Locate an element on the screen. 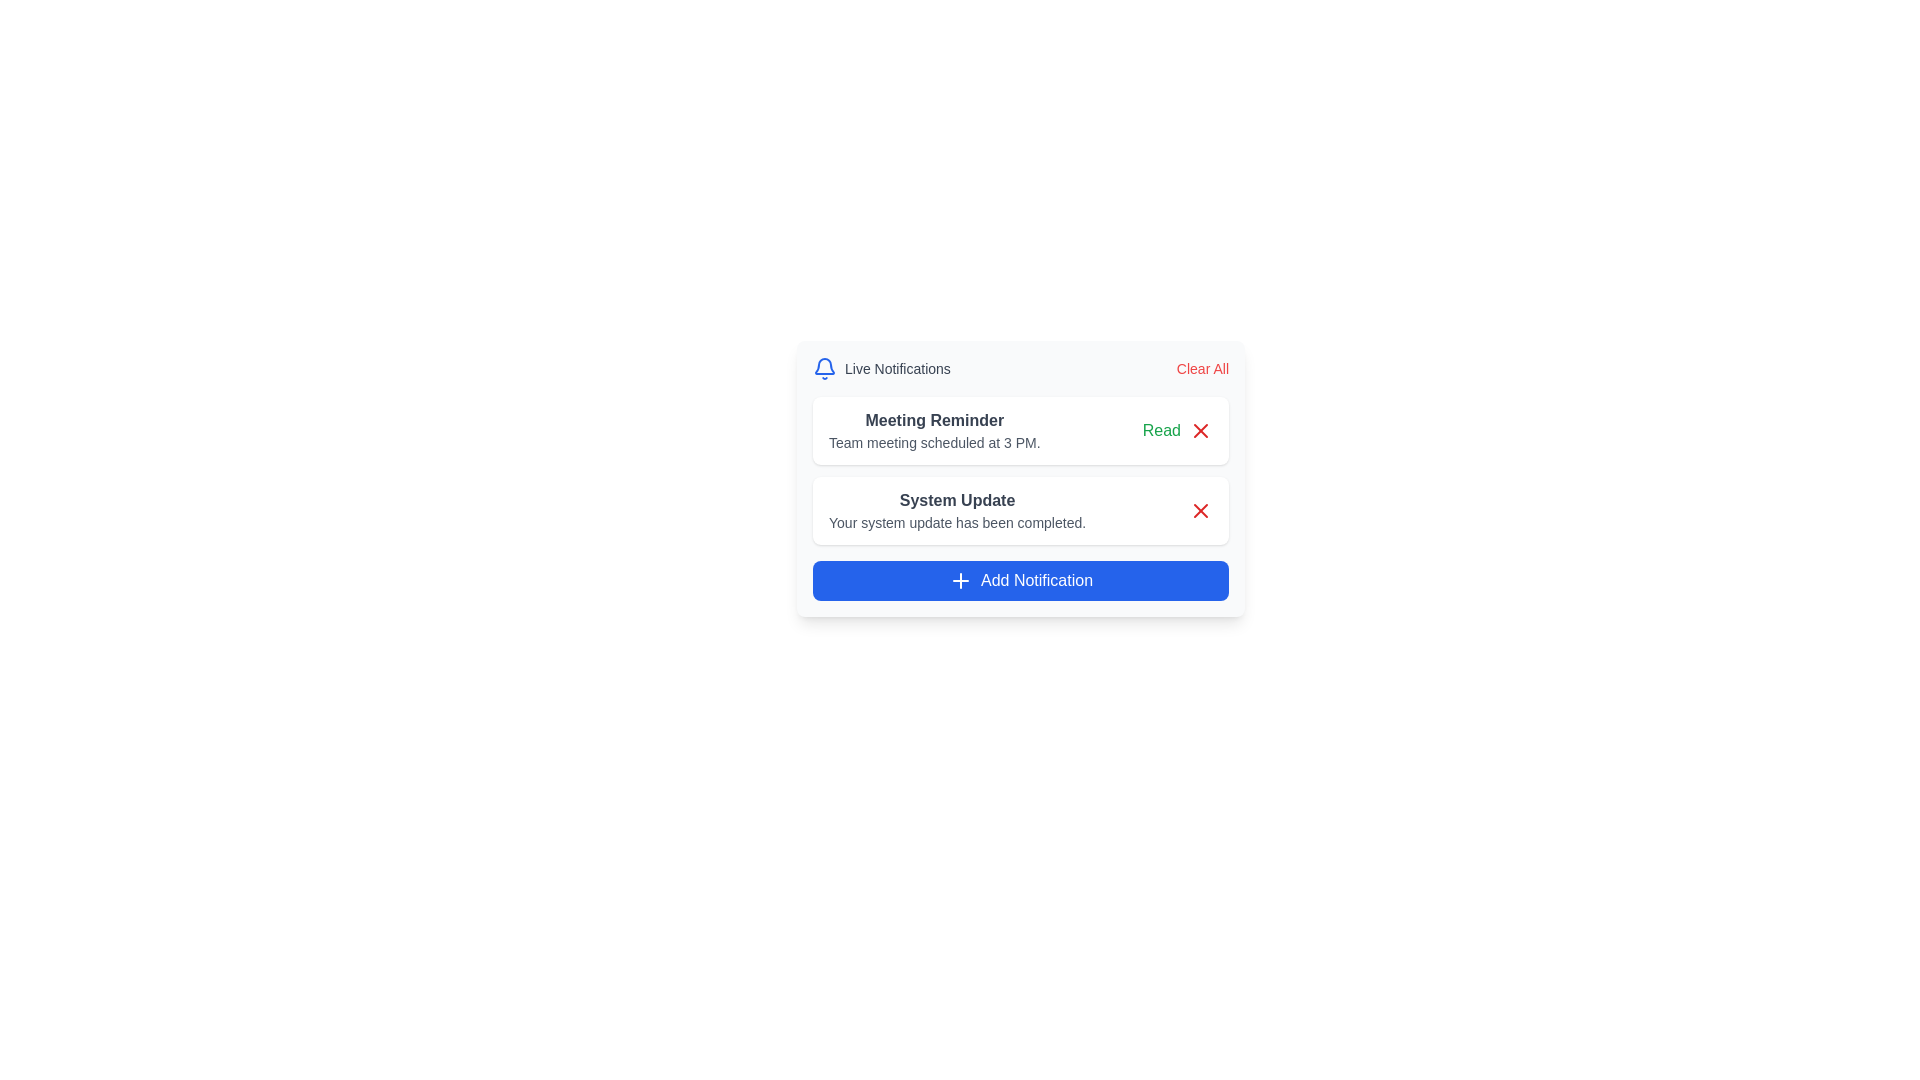  the text block that serves as a notification title and description for the recent system update, located in the middle section of the notification card titled 'System Update', positioned between 'Meeting Reminder' and the action button '+ Add Notification' is located at coordinates (956, 509).